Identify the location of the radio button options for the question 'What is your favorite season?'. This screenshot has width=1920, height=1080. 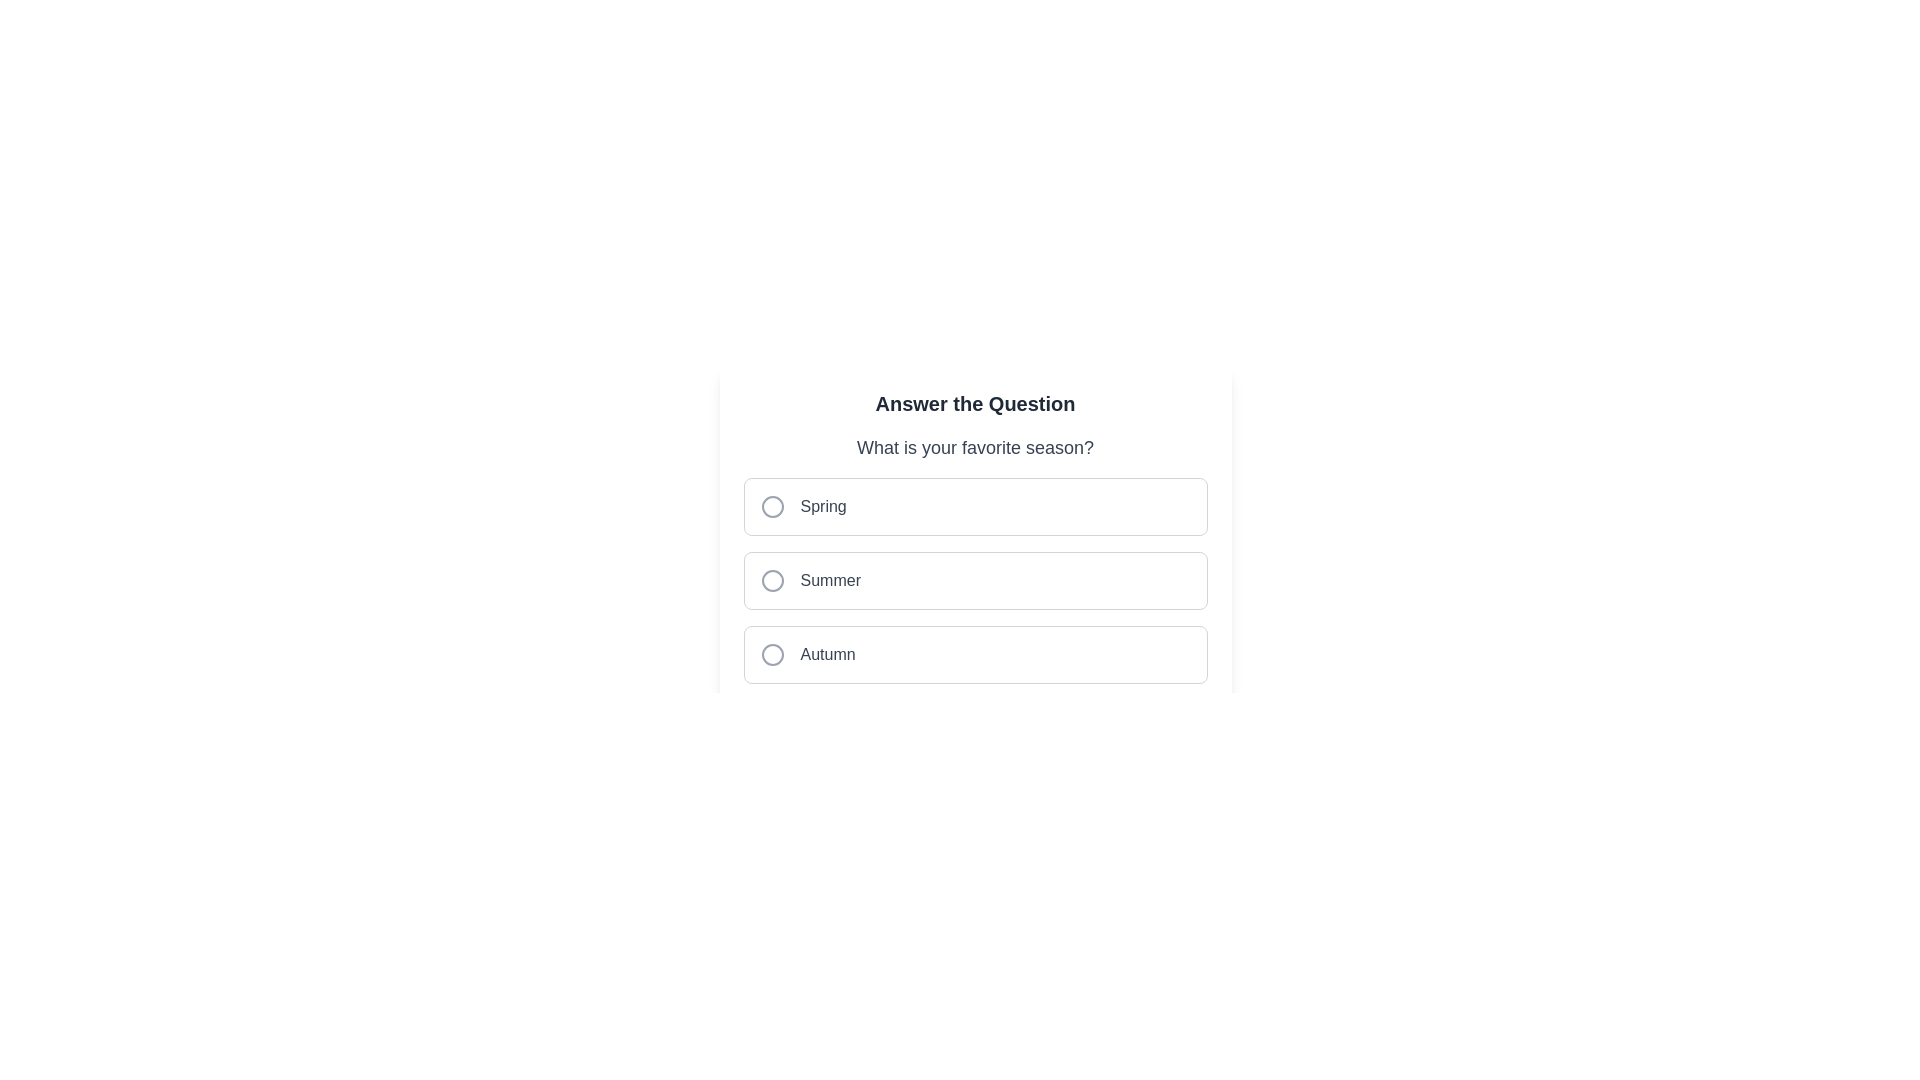
(975, 595).